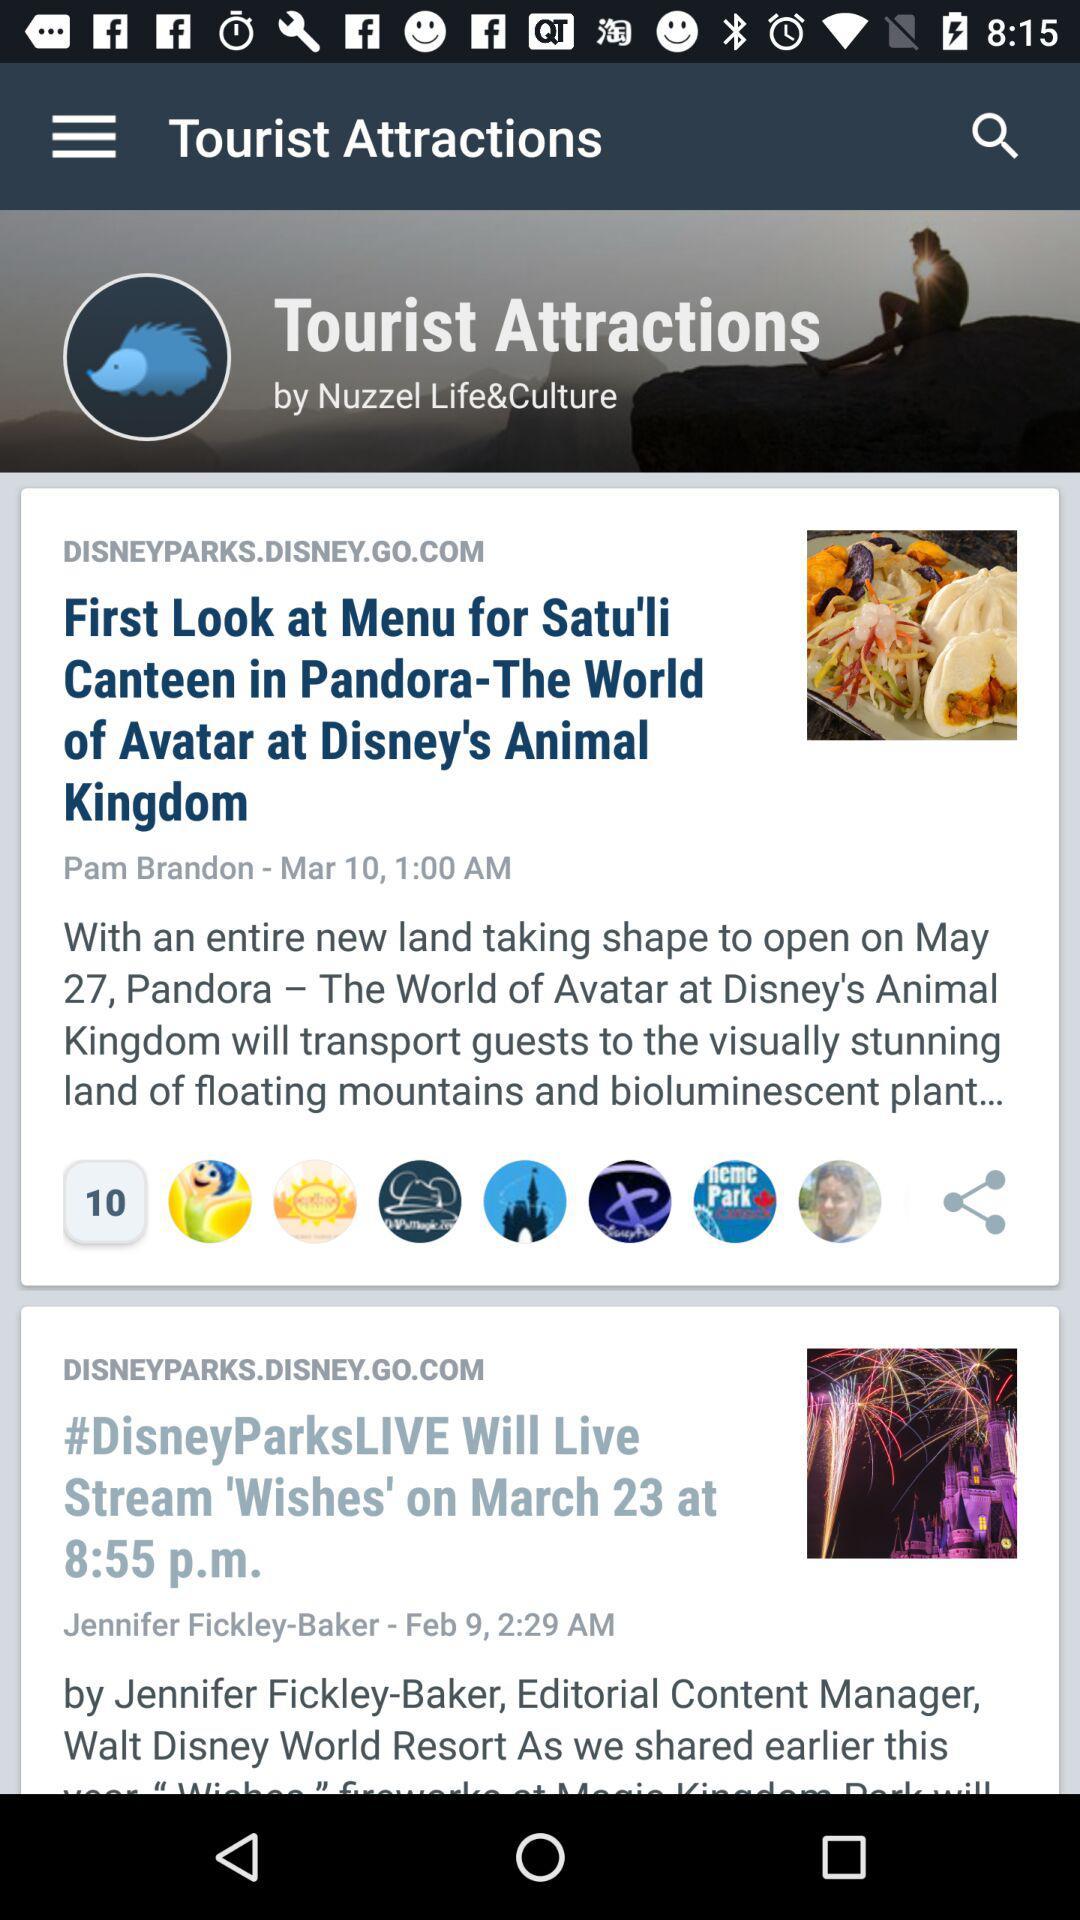 This screenshot has height=1920, width=1080. I want to click on icon to the left of tourist attractions item, so click(104, 135).